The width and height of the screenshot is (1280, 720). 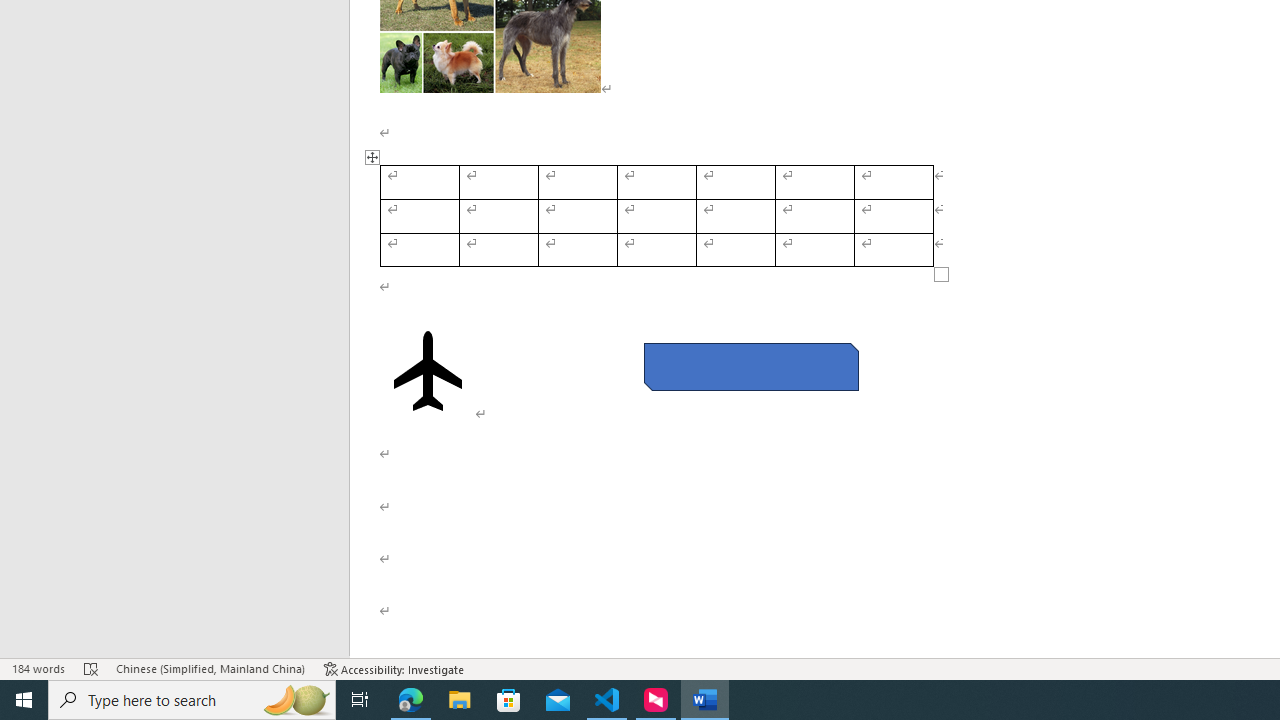 I want to click on 'Accessibility Checker Accessibility: Investigate', so click(x=394, y=669).